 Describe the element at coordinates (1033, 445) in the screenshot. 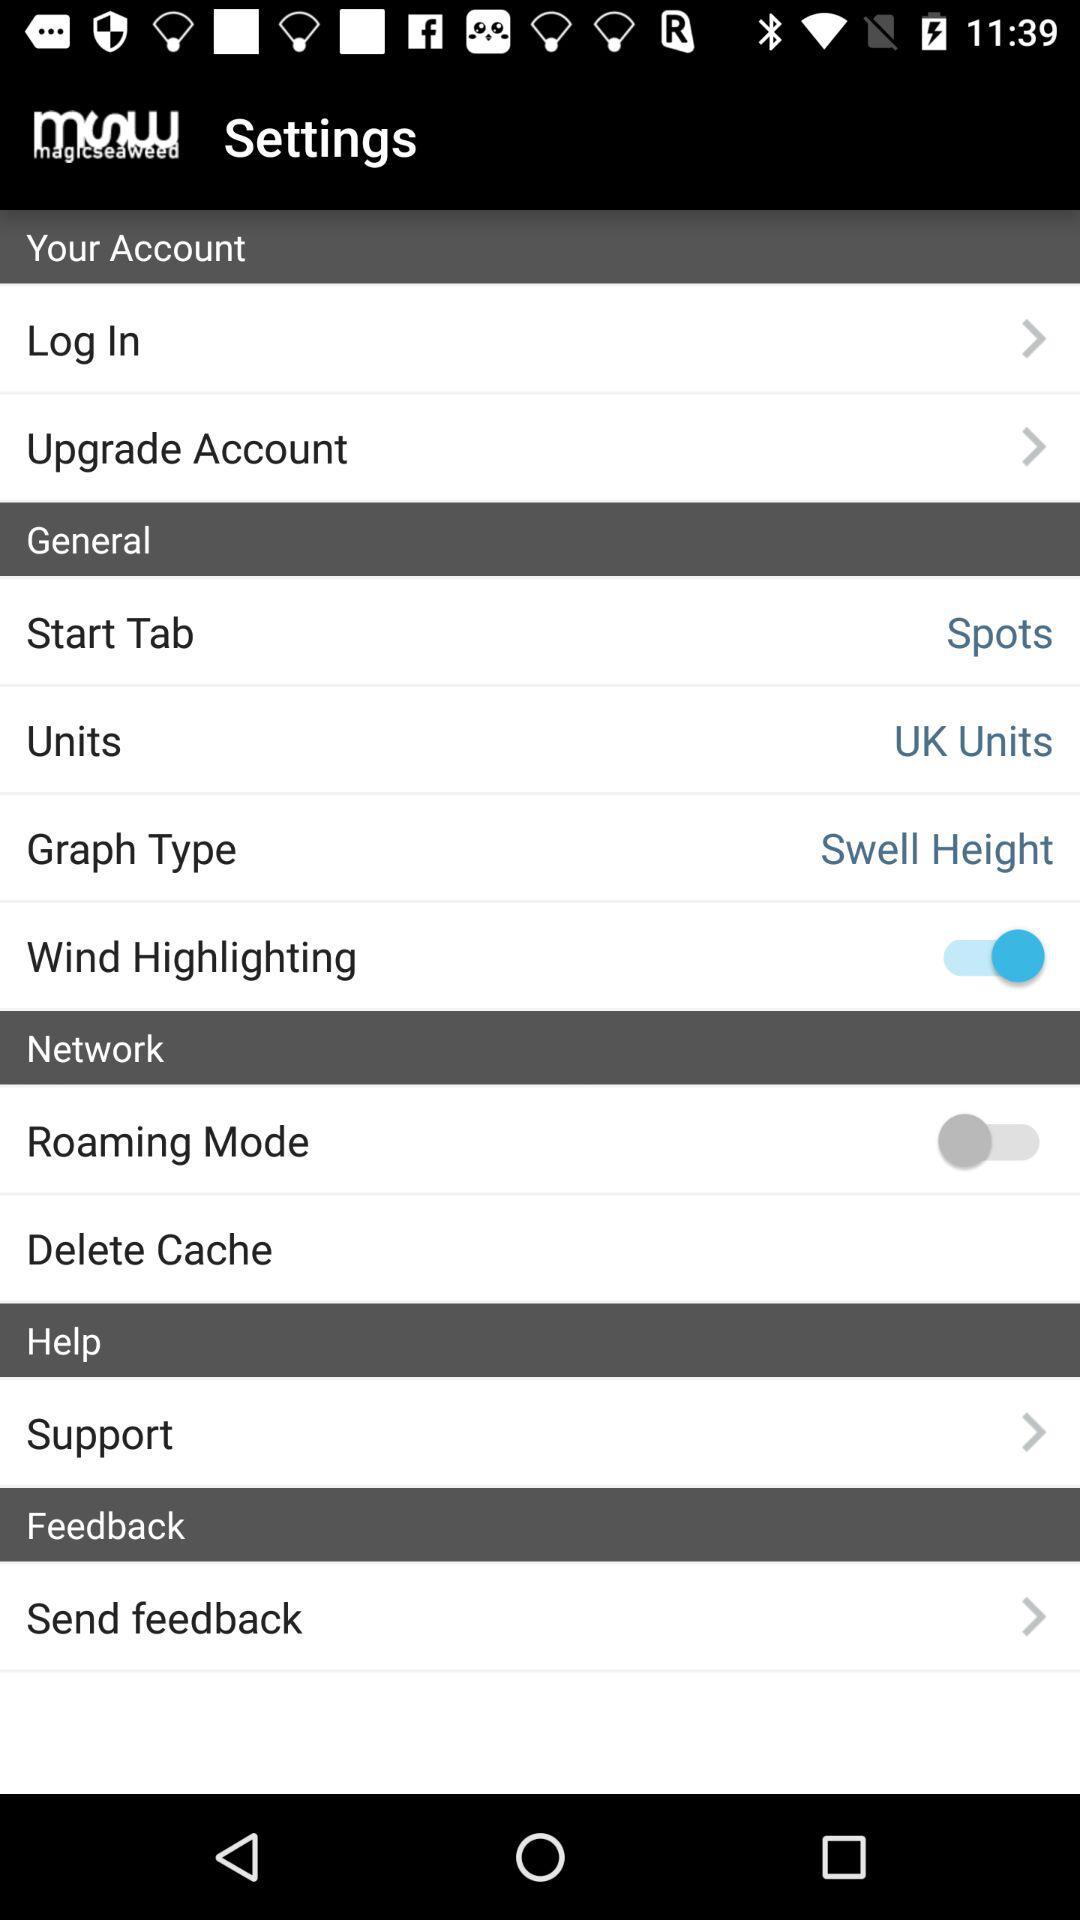

I see `the right arrow icon which is right to upgrade account` at that location.